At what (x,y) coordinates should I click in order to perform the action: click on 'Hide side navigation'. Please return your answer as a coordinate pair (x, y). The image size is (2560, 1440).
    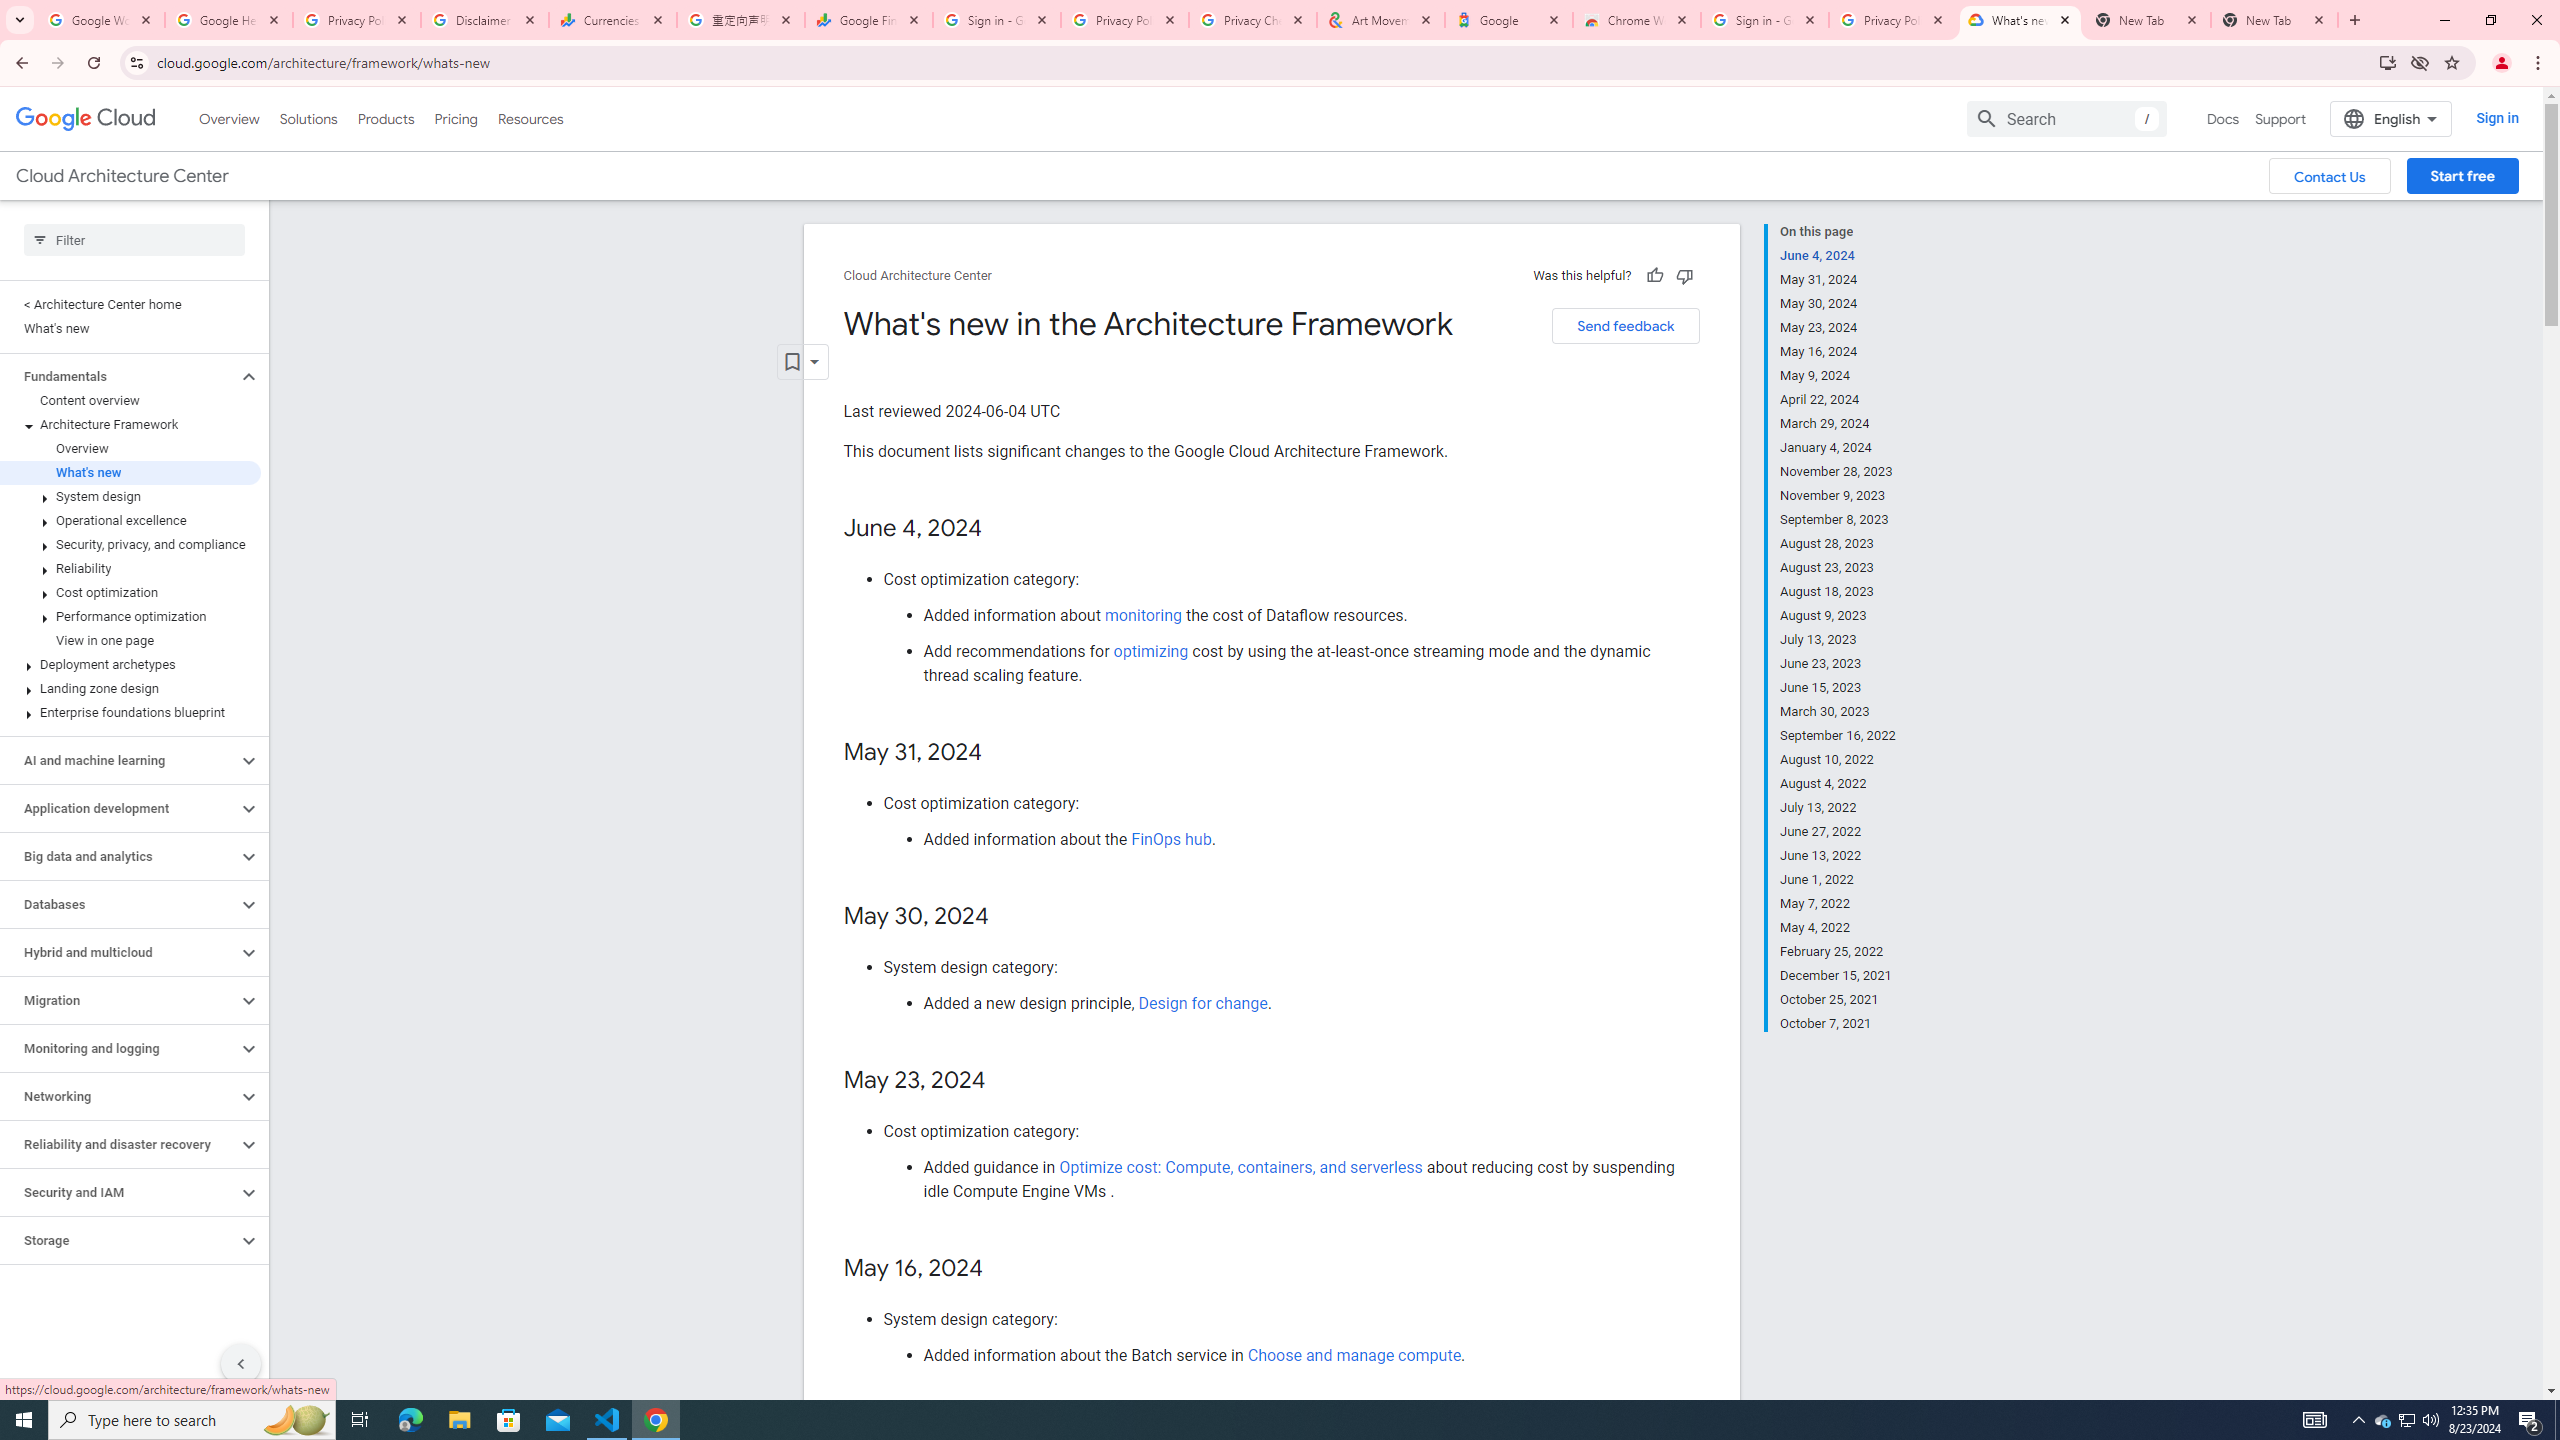
    Looking at the image, I should click on (240, 1363).